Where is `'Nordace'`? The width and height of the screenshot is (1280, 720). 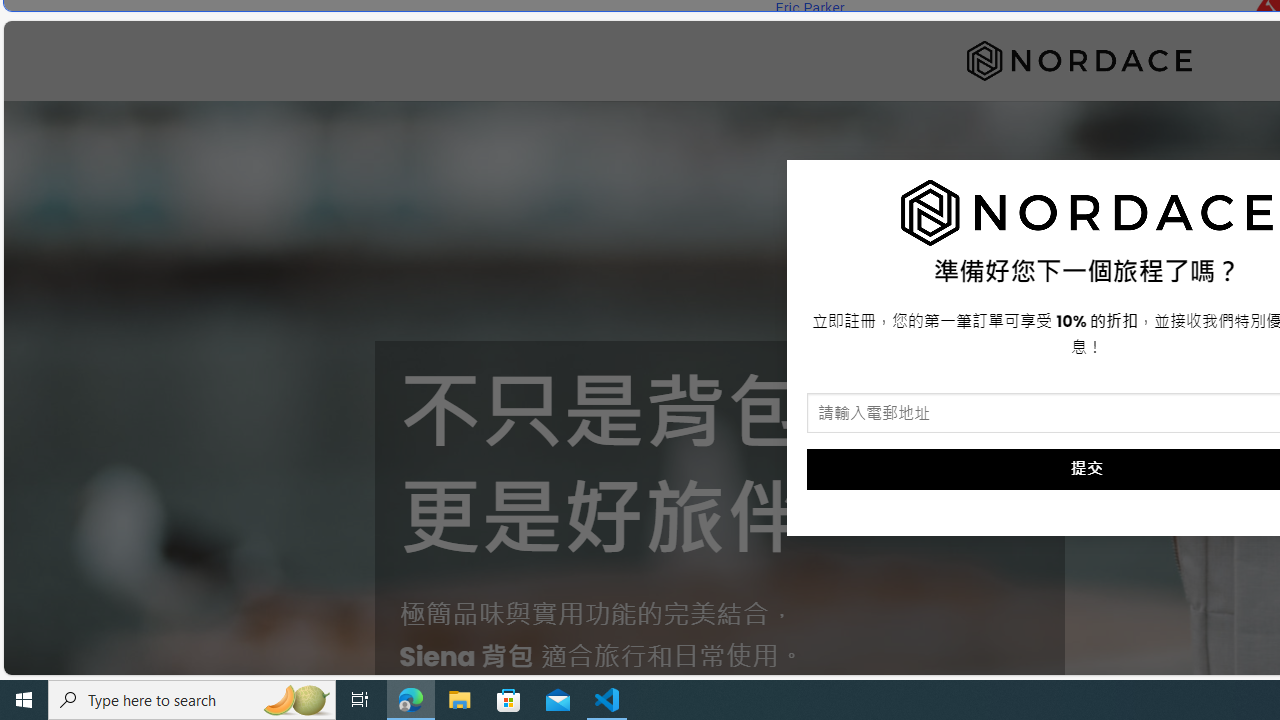 'Nordace' is located at coordinates (1078, 59).